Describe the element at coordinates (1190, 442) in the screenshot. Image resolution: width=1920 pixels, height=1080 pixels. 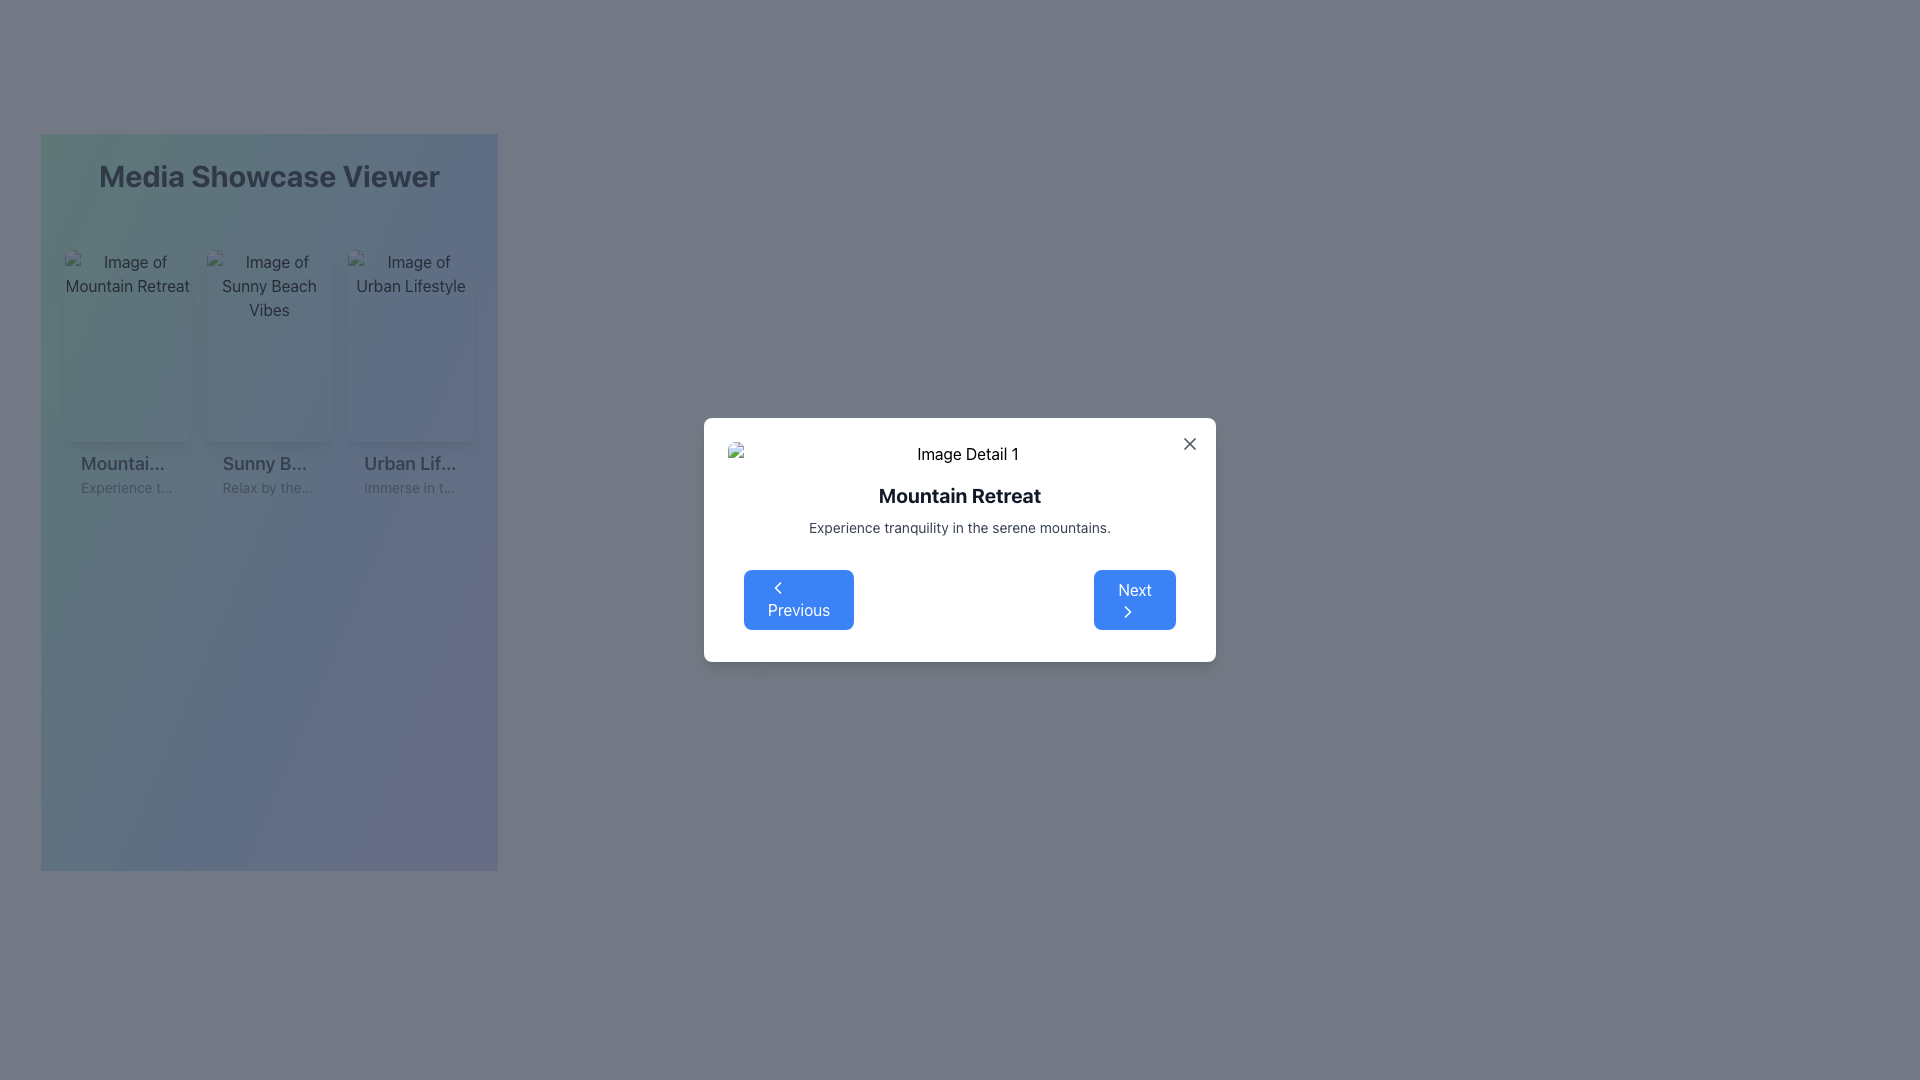
I see `the small square close button with a gray border and an 'X' icon located at the top-right corner of the modal window` at that location.